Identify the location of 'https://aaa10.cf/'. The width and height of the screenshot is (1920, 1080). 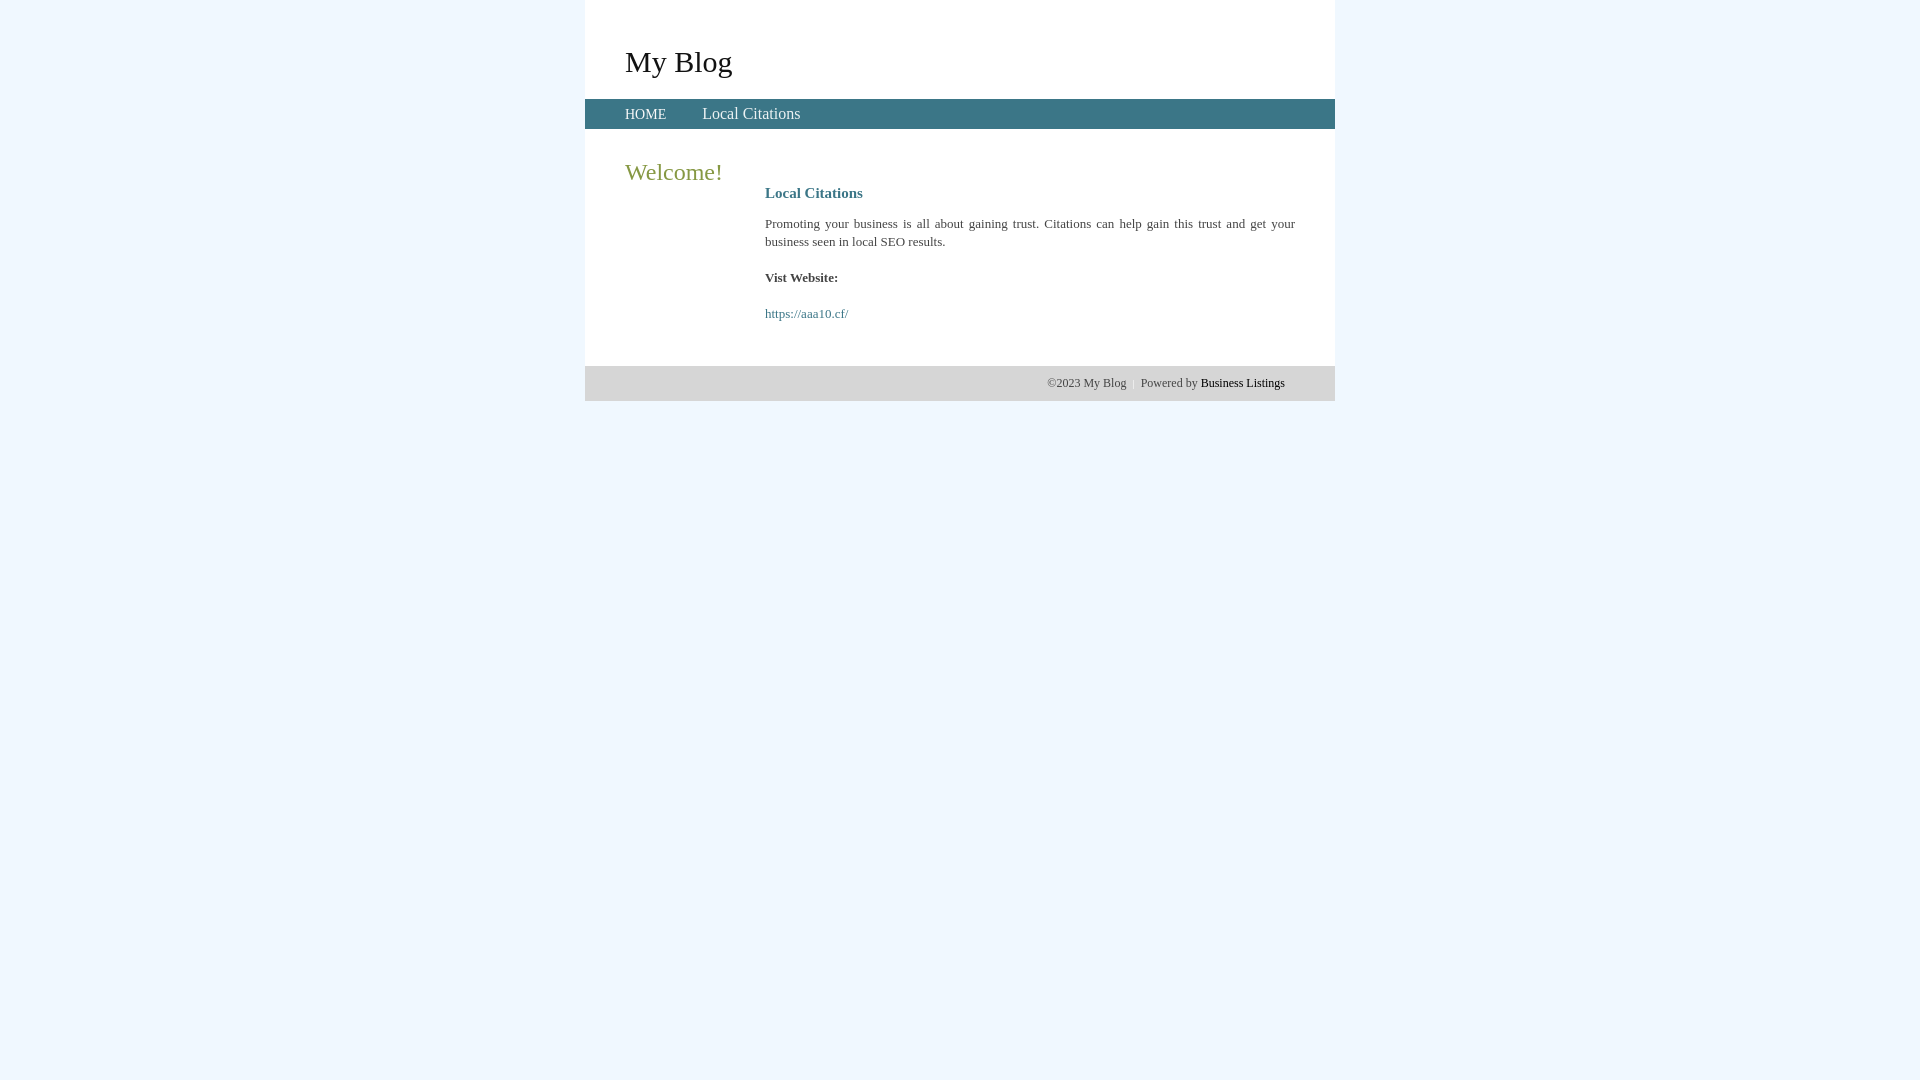
(806, 313).